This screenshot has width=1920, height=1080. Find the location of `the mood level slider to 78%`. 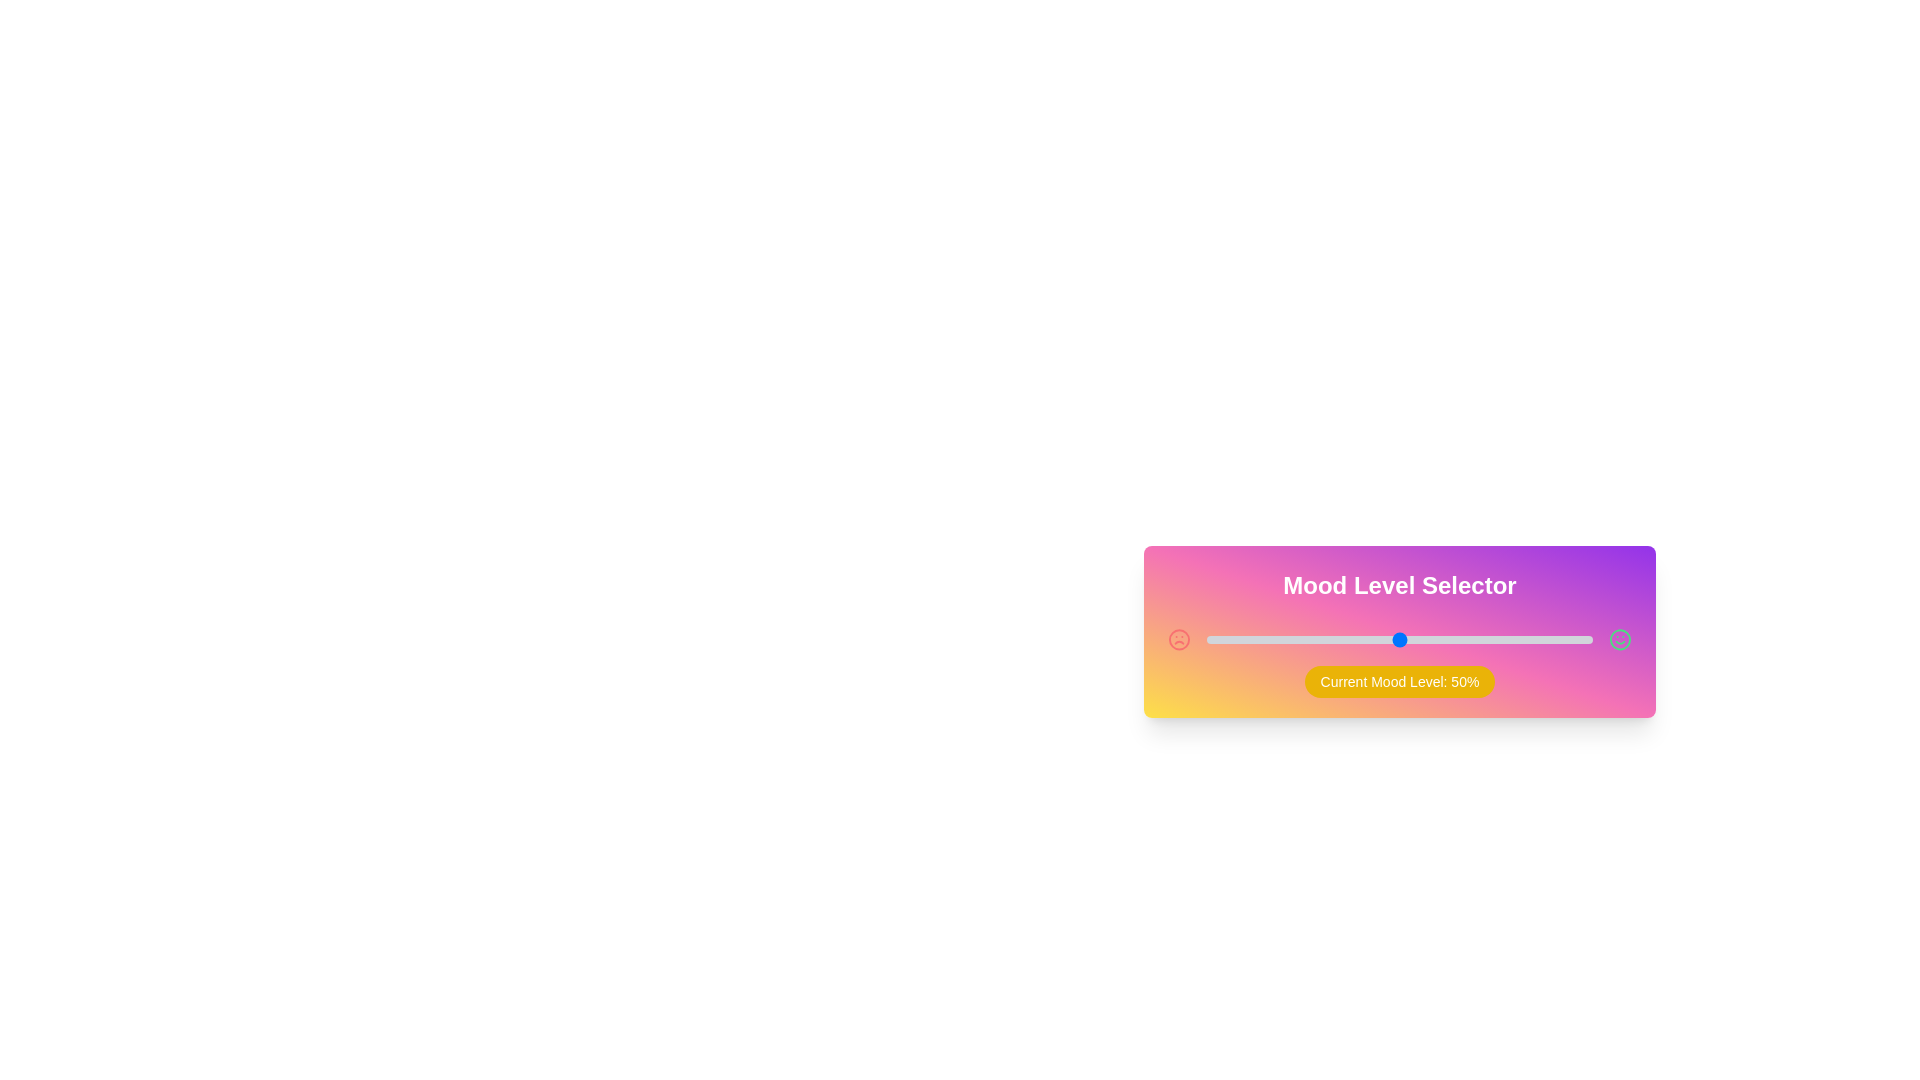

the mood level slider to 78% is located at coordinates (1507, 640).